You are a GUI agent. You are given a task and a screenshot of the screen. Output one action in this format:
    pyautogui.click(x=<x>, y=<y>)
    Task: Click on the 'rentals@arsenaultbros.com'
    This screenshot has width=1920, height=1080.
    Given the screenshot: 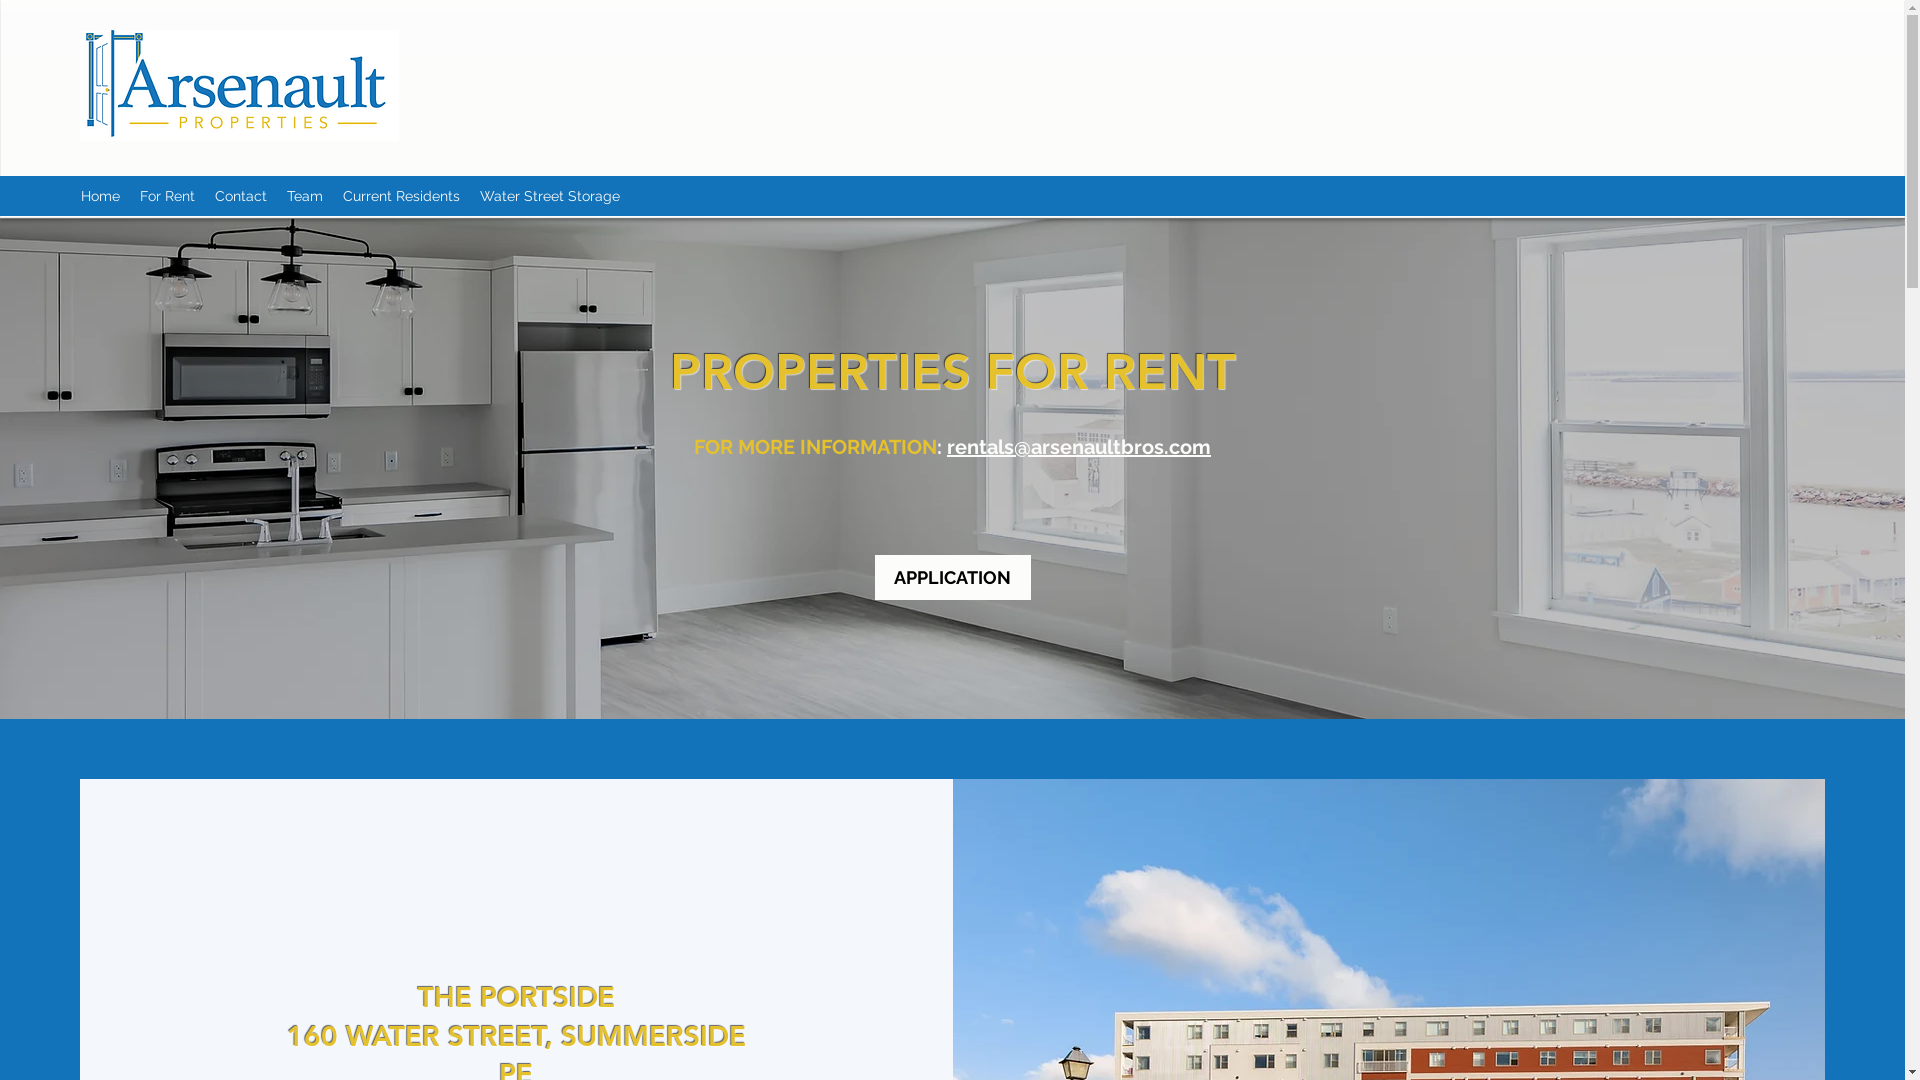 What is the action you would take?
    pyautogui.click(x=1078, y=446)
    